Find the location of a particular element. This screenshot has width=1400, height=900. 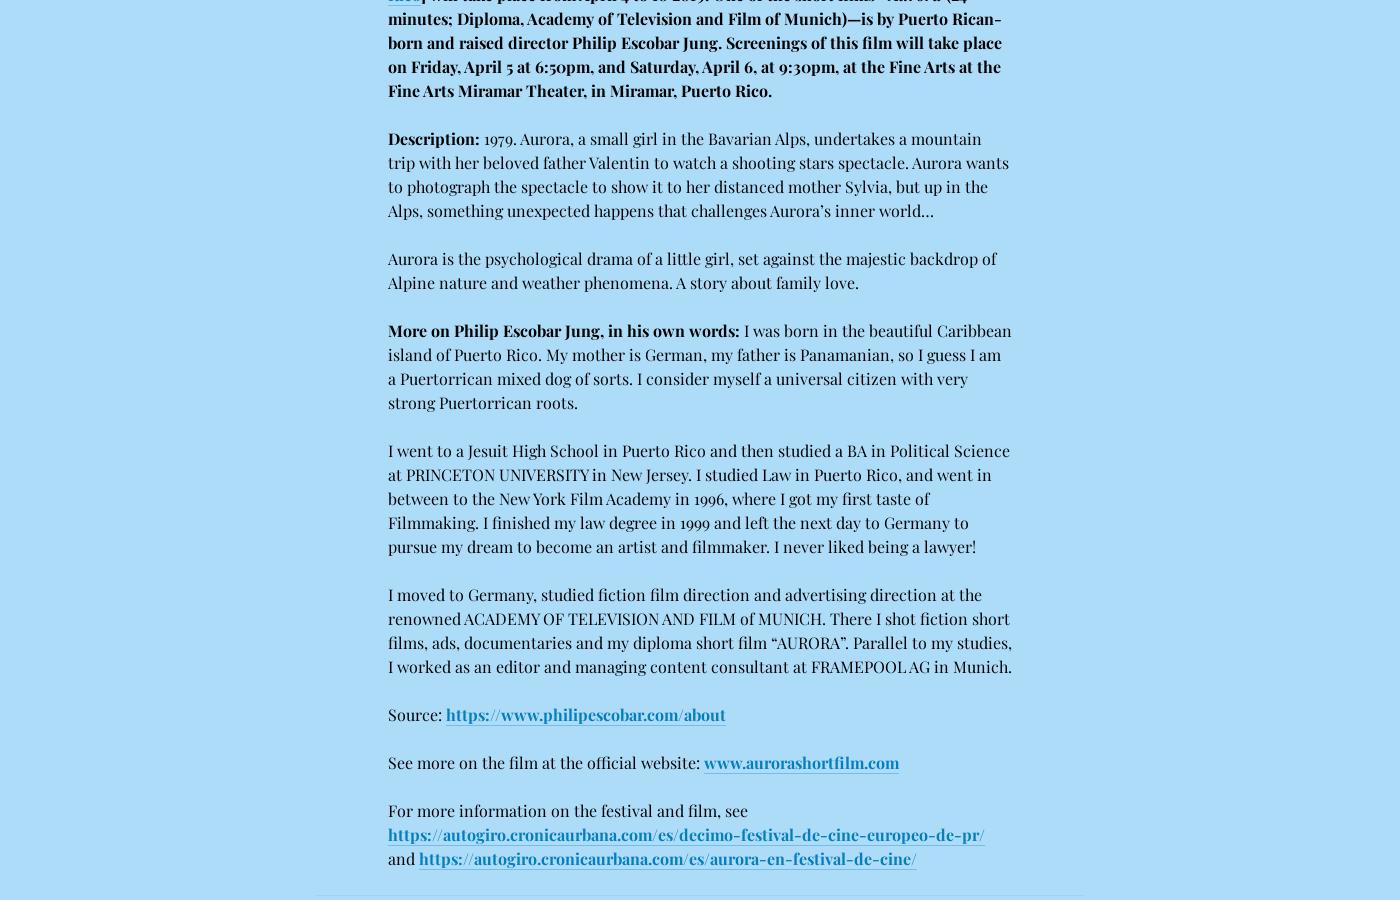

'and' is located at coordinates (403, 858).